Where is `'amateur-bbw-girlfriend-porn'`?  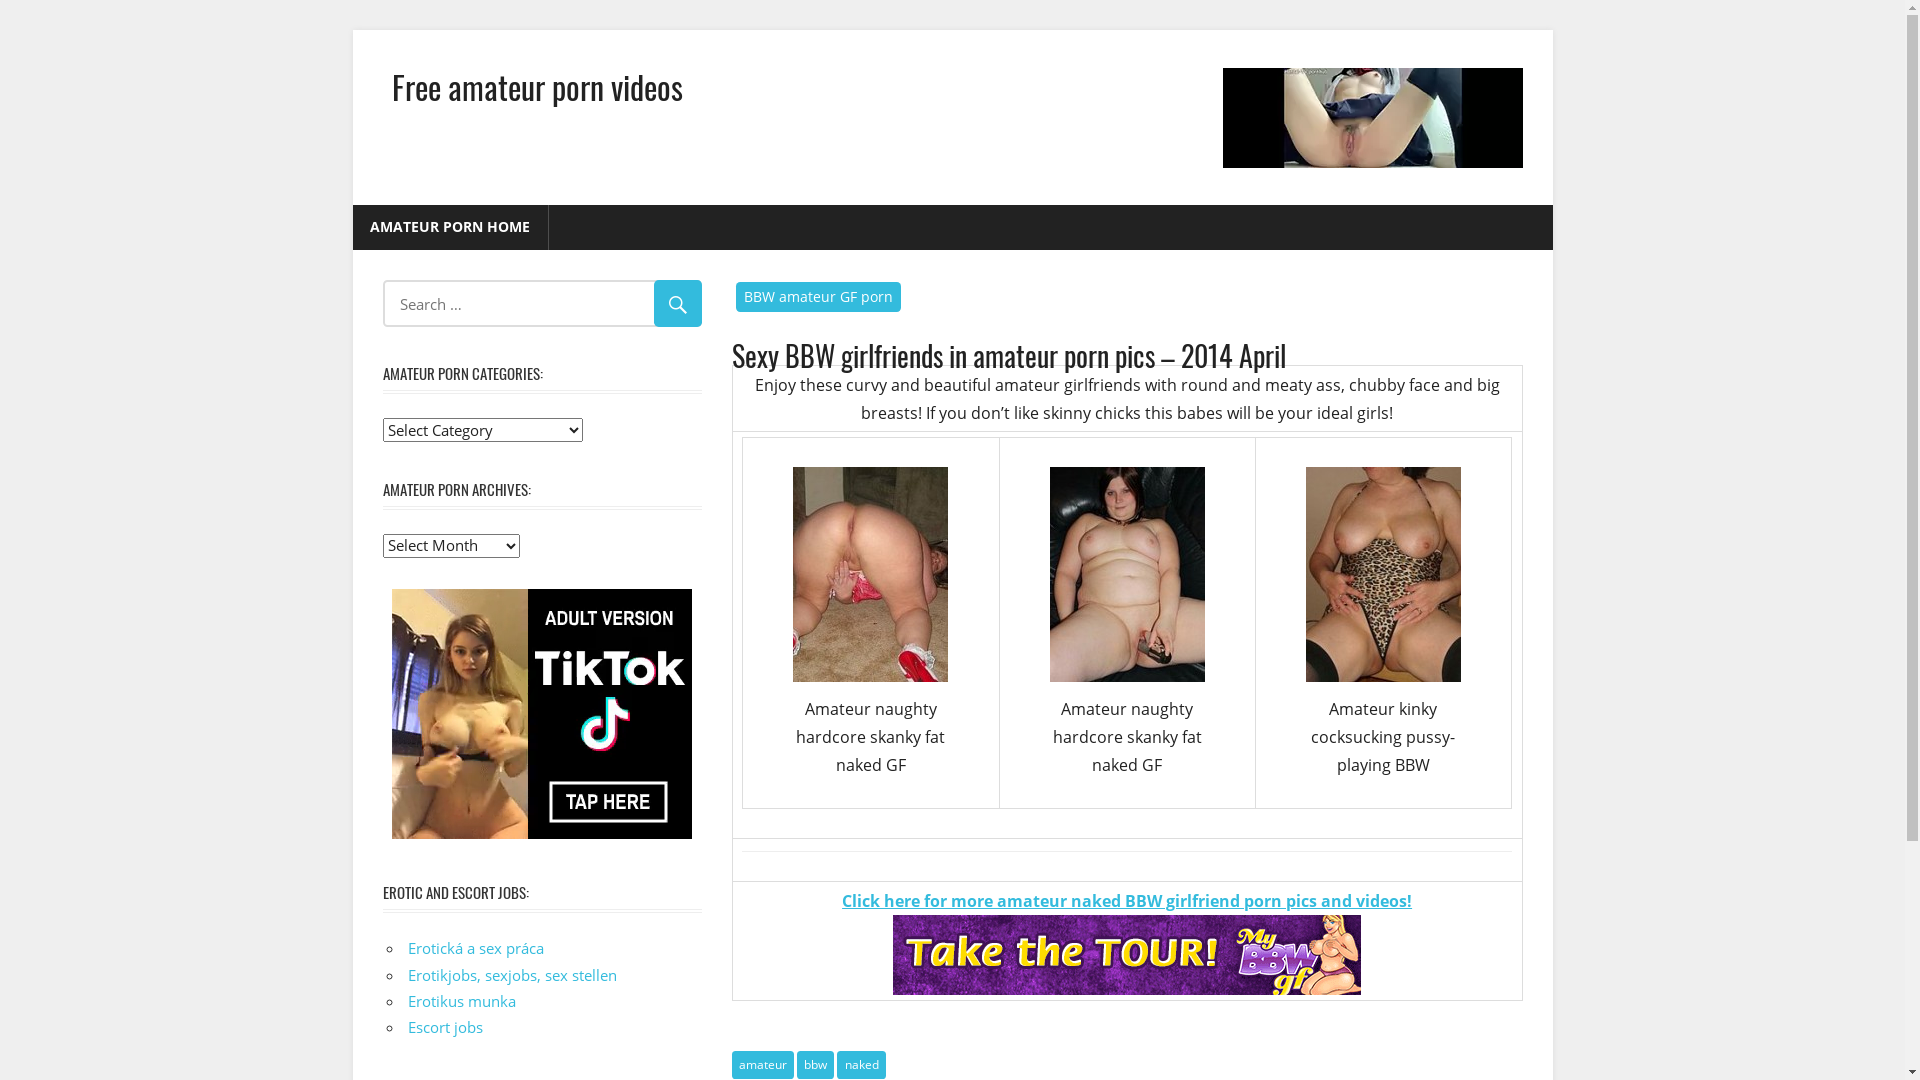
'amateur-bbw-girlfriend-porn' is located at coordinates (1127, 954).